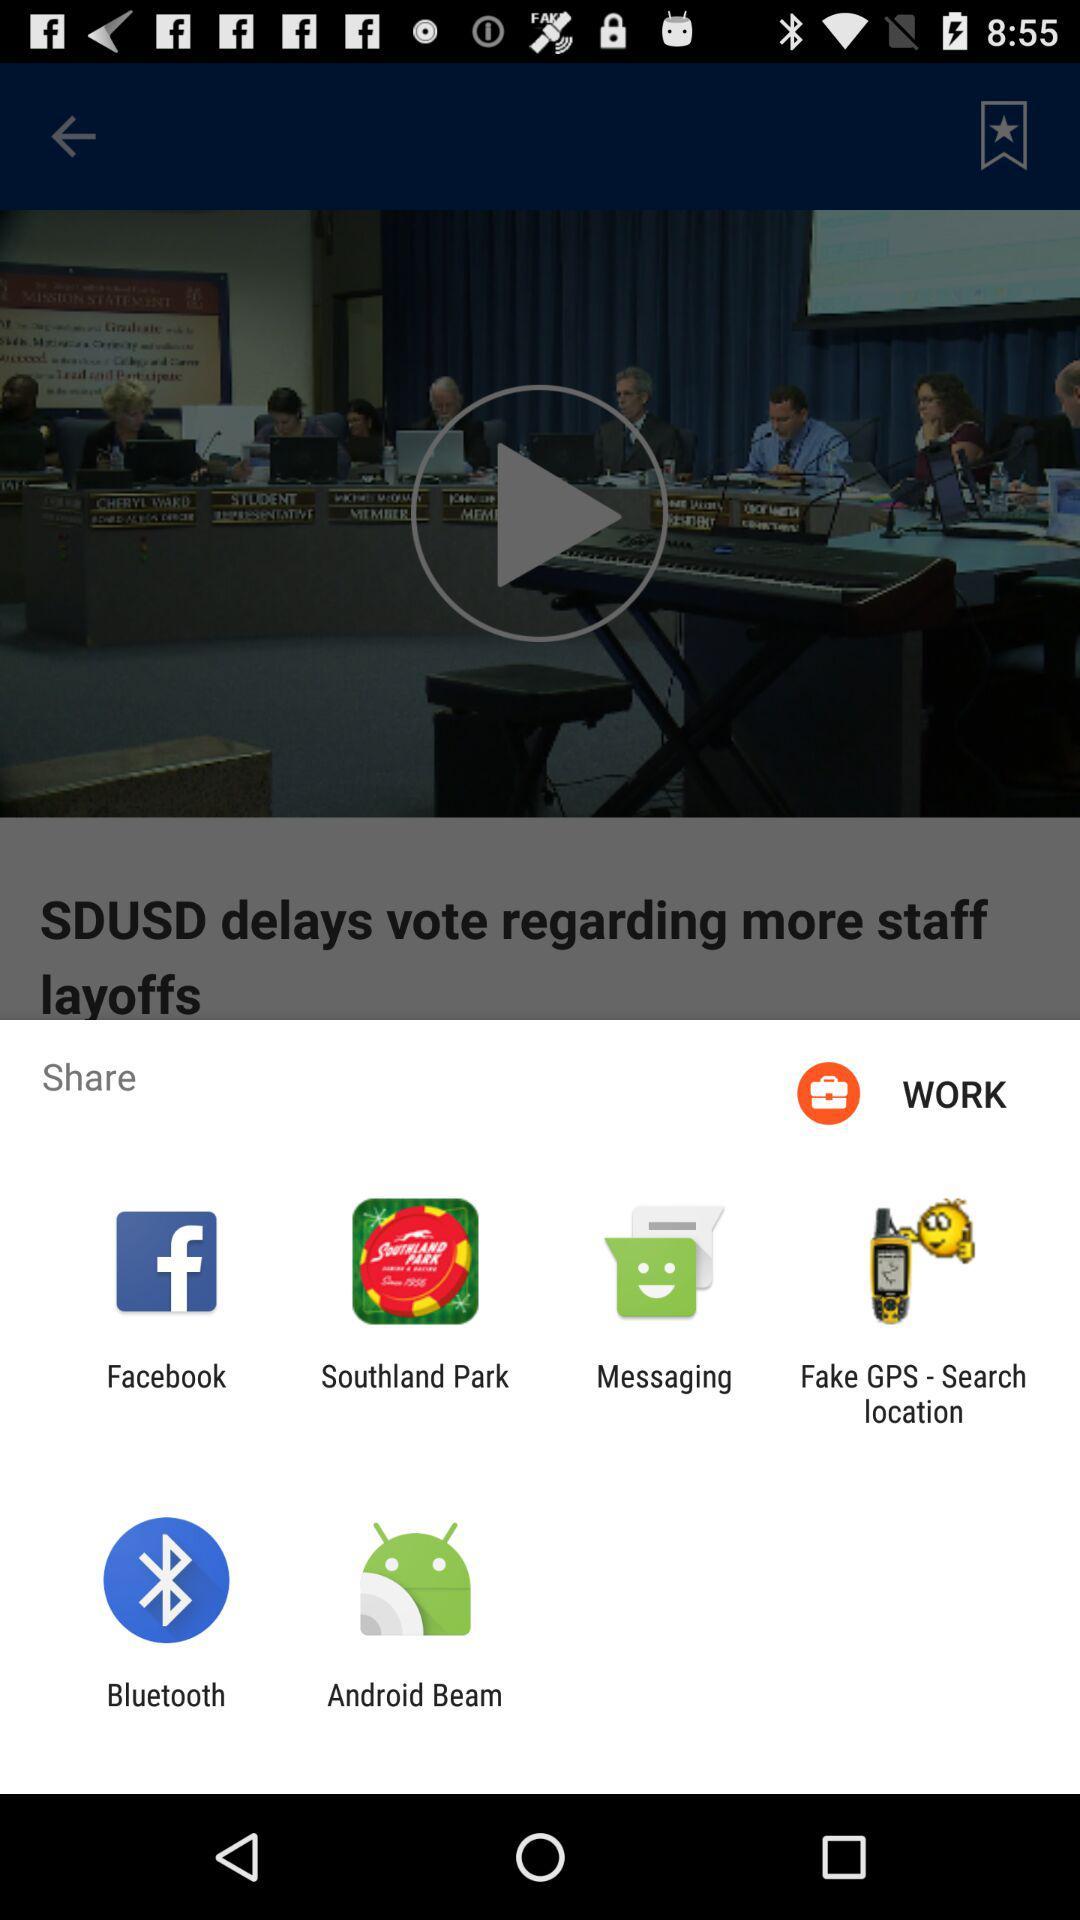 This screenshot has width=1080, height=1920. Describe the element at coordinates (664, 1392) in the screenshot. I see `item next to fake gps search item` at that location.